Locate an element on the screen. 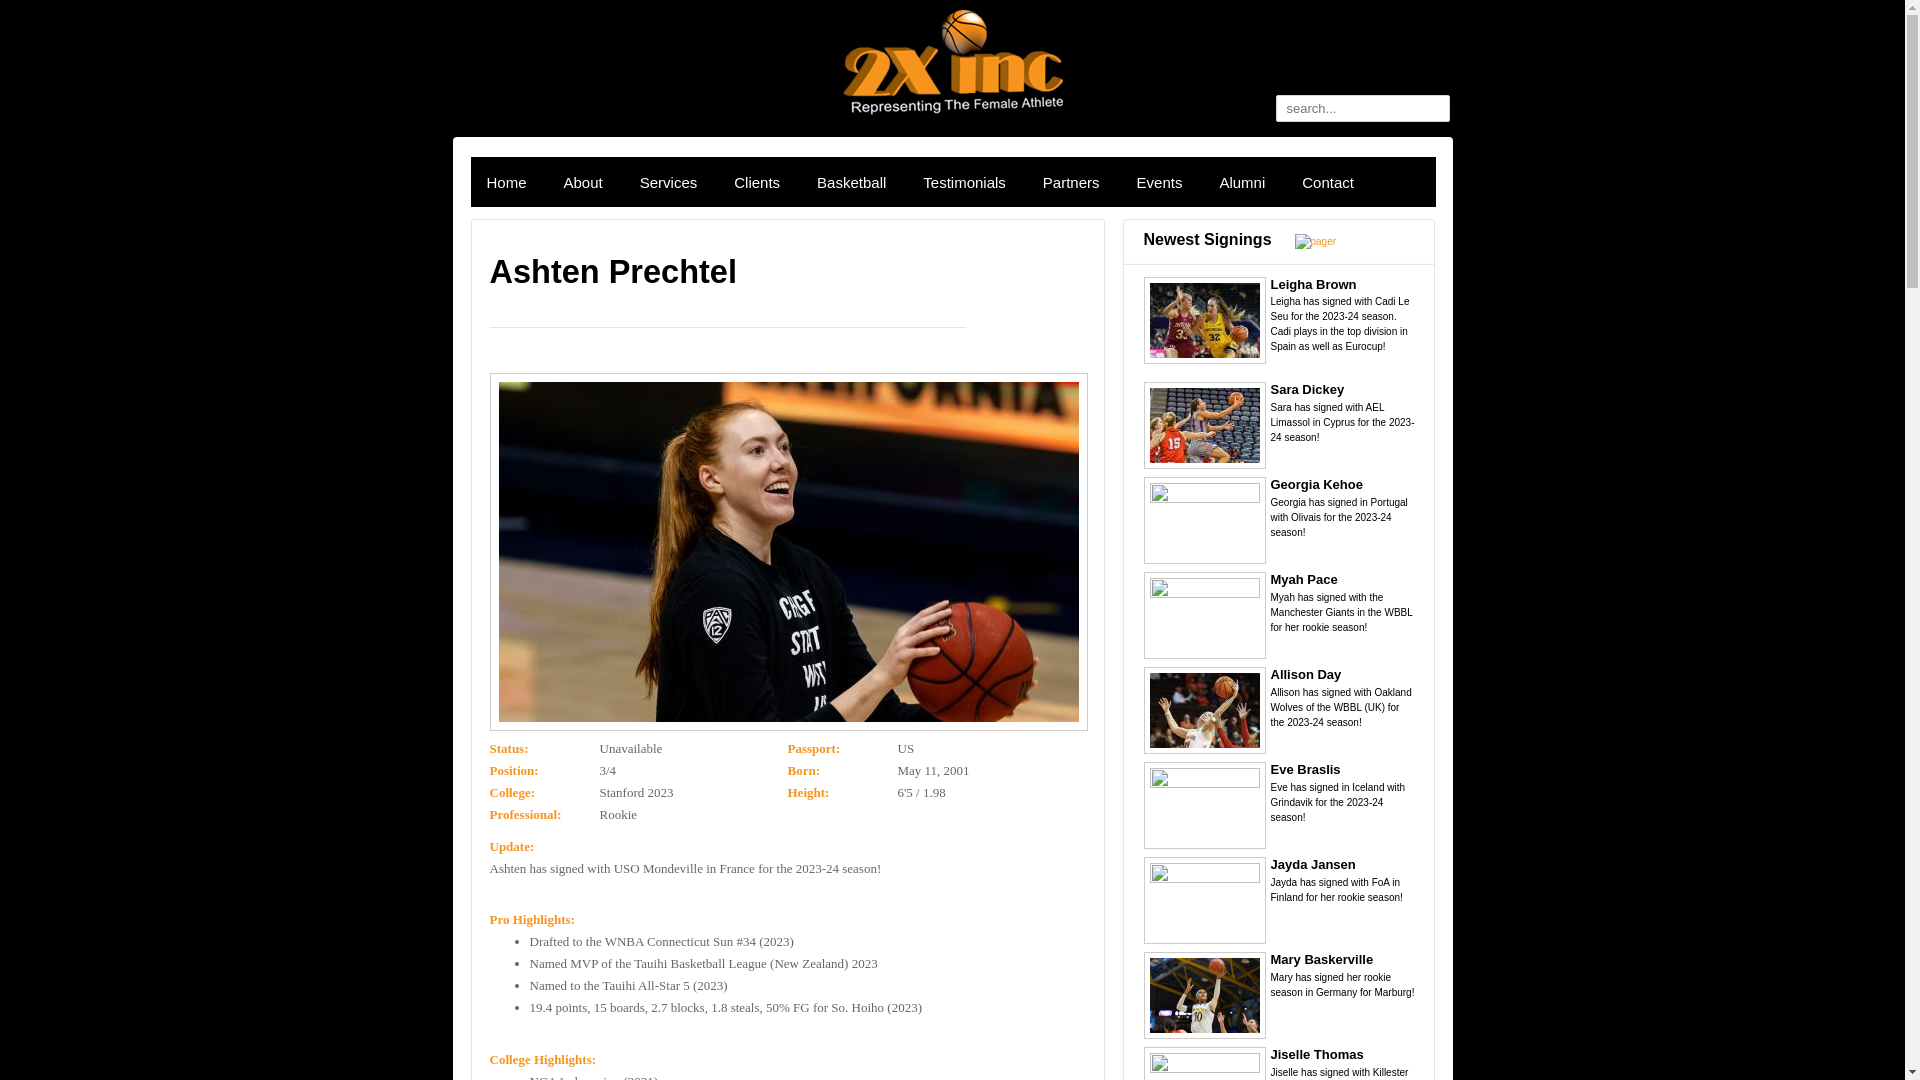 The width and height of the screenshot is (1920, 1080). 'Testimonials' is located at coordinates (911, 182).